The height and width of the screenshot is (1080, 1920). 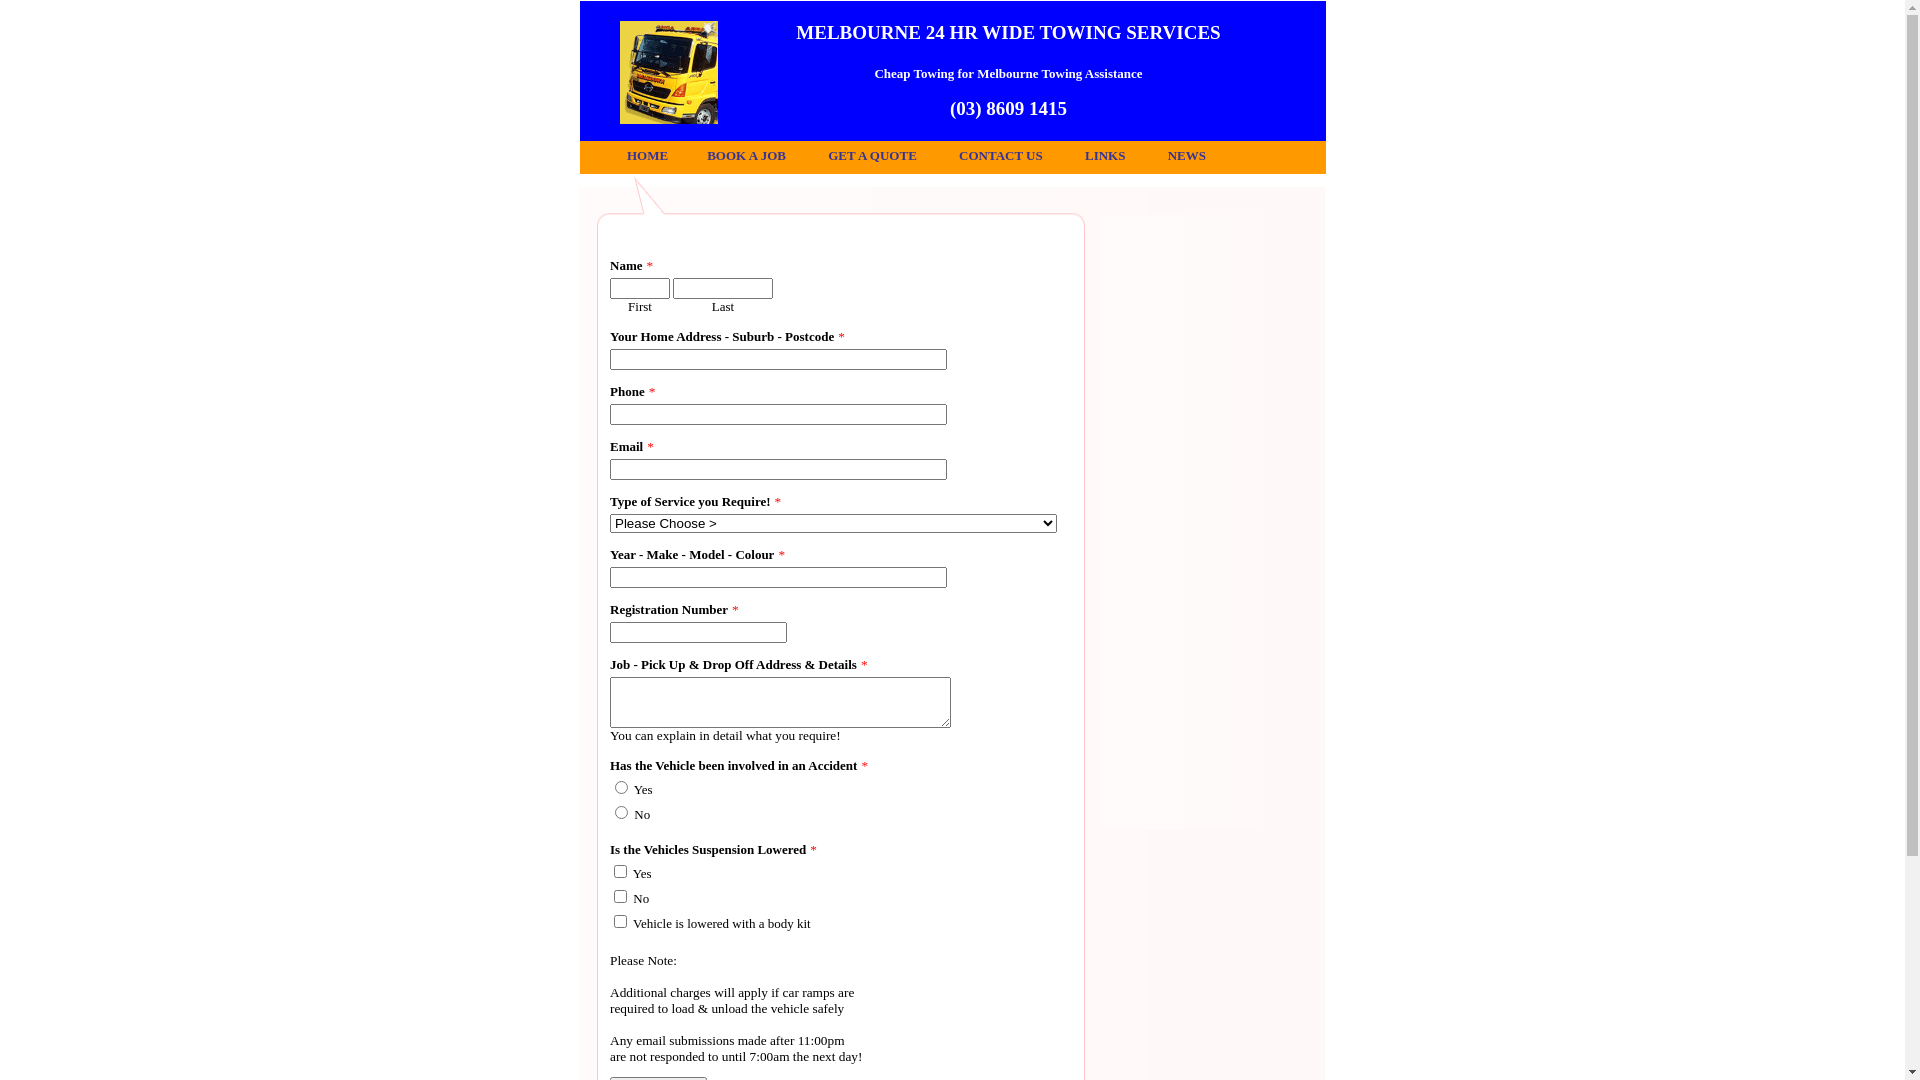 What do you see at coordinates (706, 154) in the screenshot?
I see `'BOOK A JOB'` at bounding box center [706, 154].